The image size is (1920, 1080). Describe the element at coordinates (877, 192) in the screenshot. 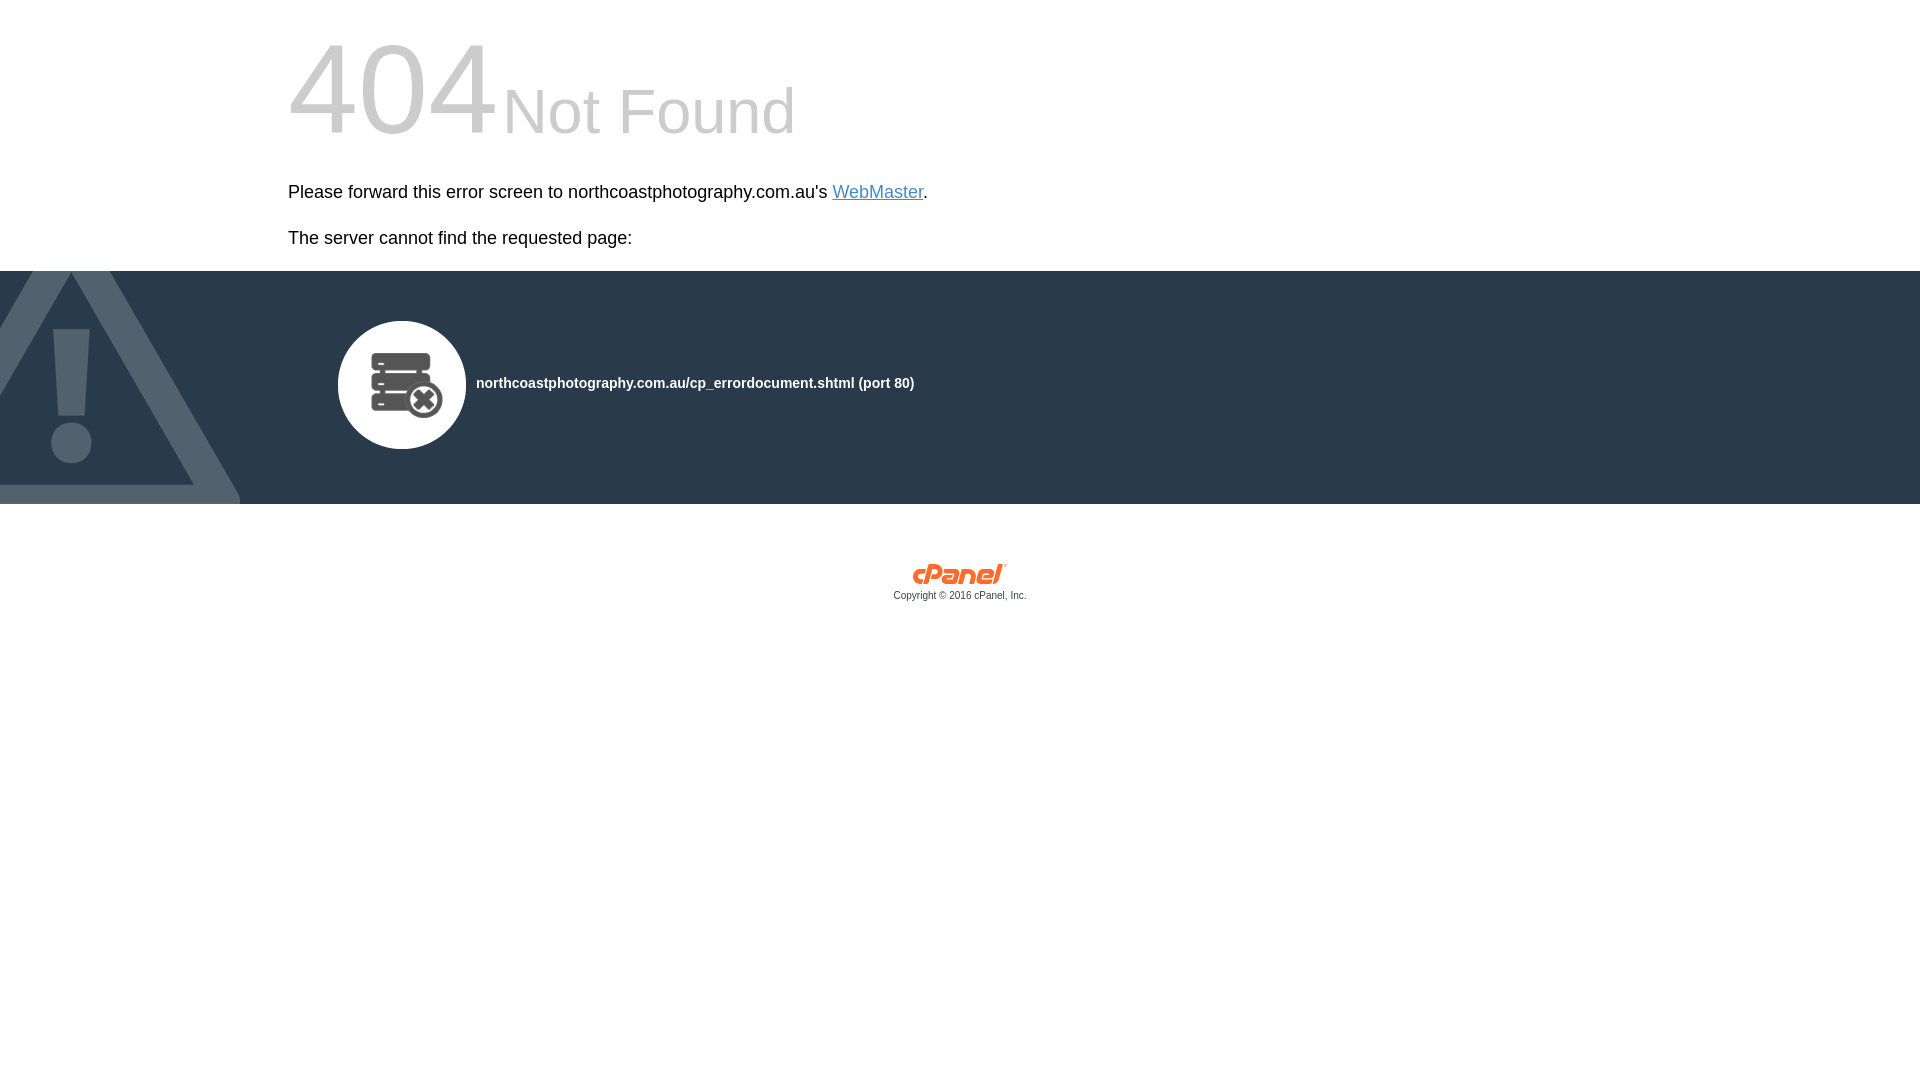

I see `'WebMaster'` at that location.